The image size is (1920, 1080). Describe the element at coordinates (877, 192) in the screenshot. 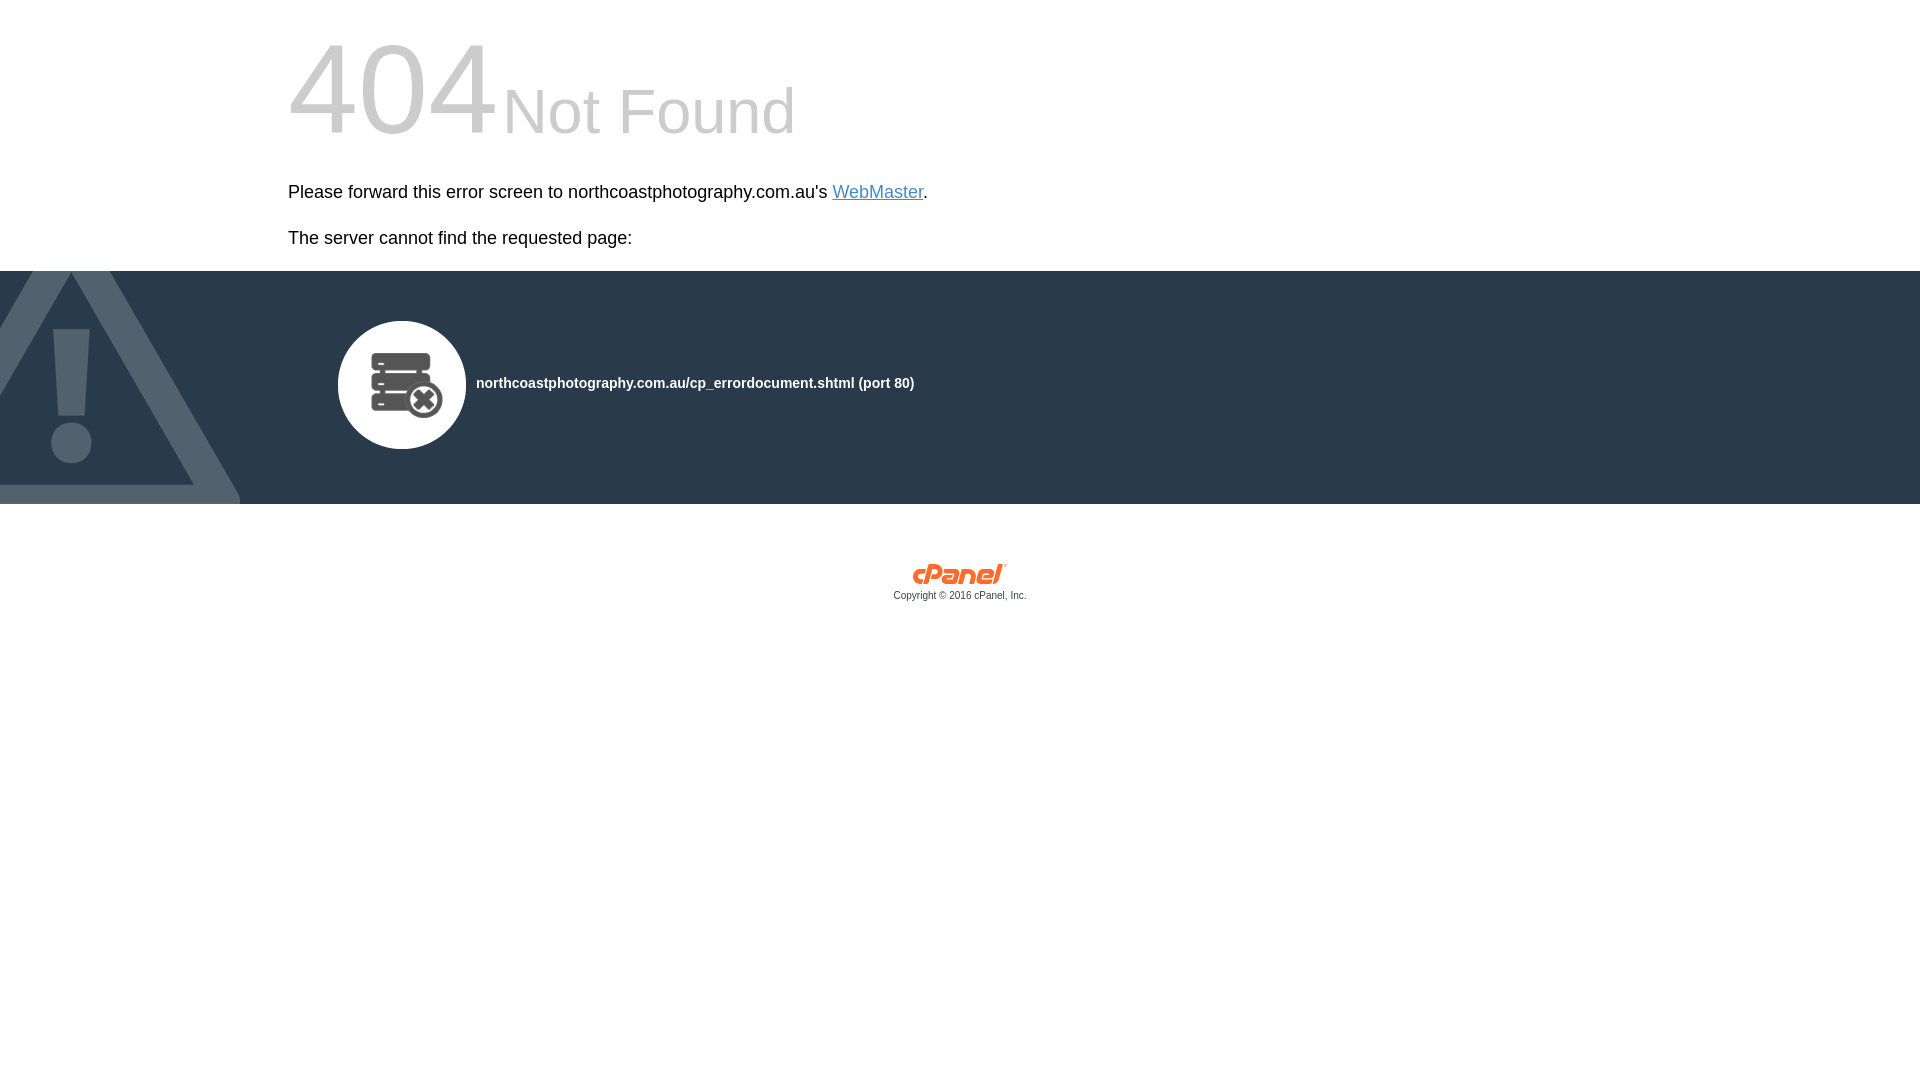

I see `'WebMaster'` at that location.